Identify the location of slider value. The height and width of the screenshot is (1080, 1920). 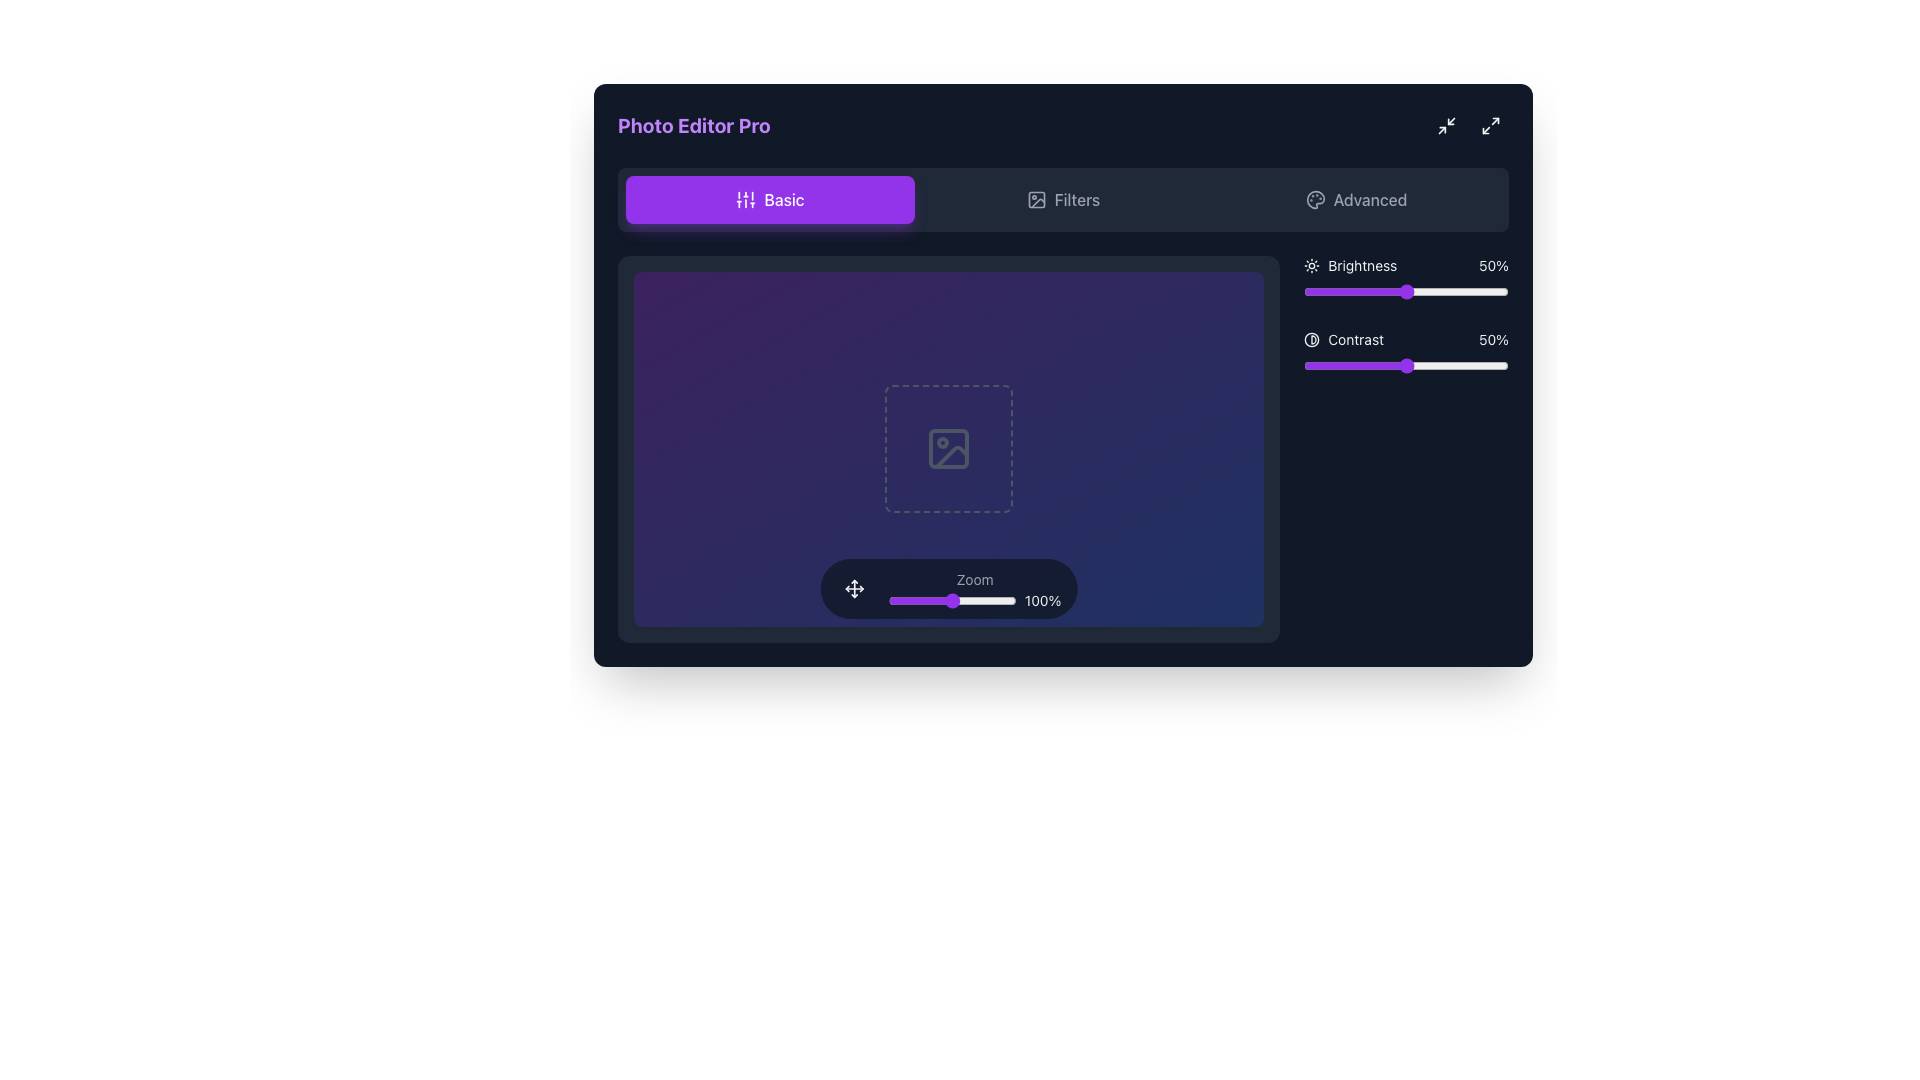
(1362, 292).